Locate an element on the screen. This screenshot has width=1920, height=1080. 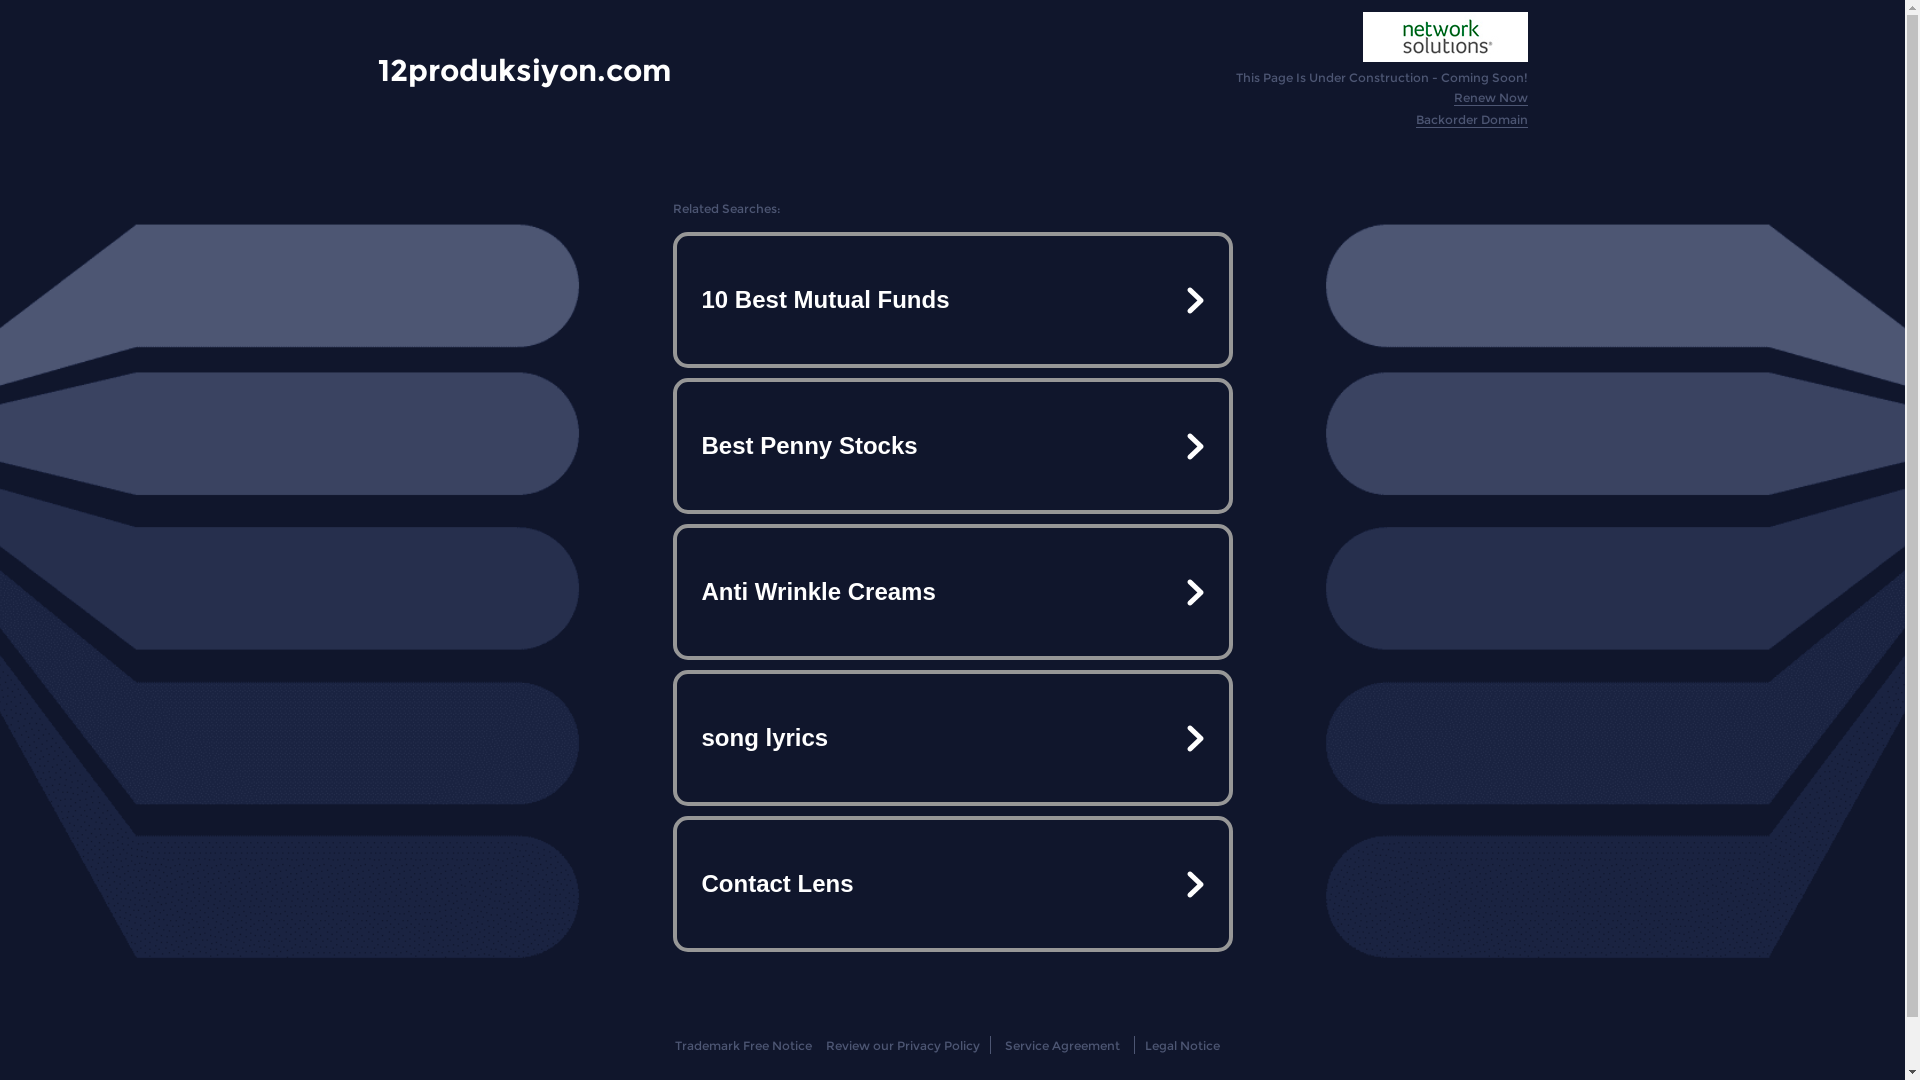
'Backorder Domain' is located at coordinates (1472, 119).